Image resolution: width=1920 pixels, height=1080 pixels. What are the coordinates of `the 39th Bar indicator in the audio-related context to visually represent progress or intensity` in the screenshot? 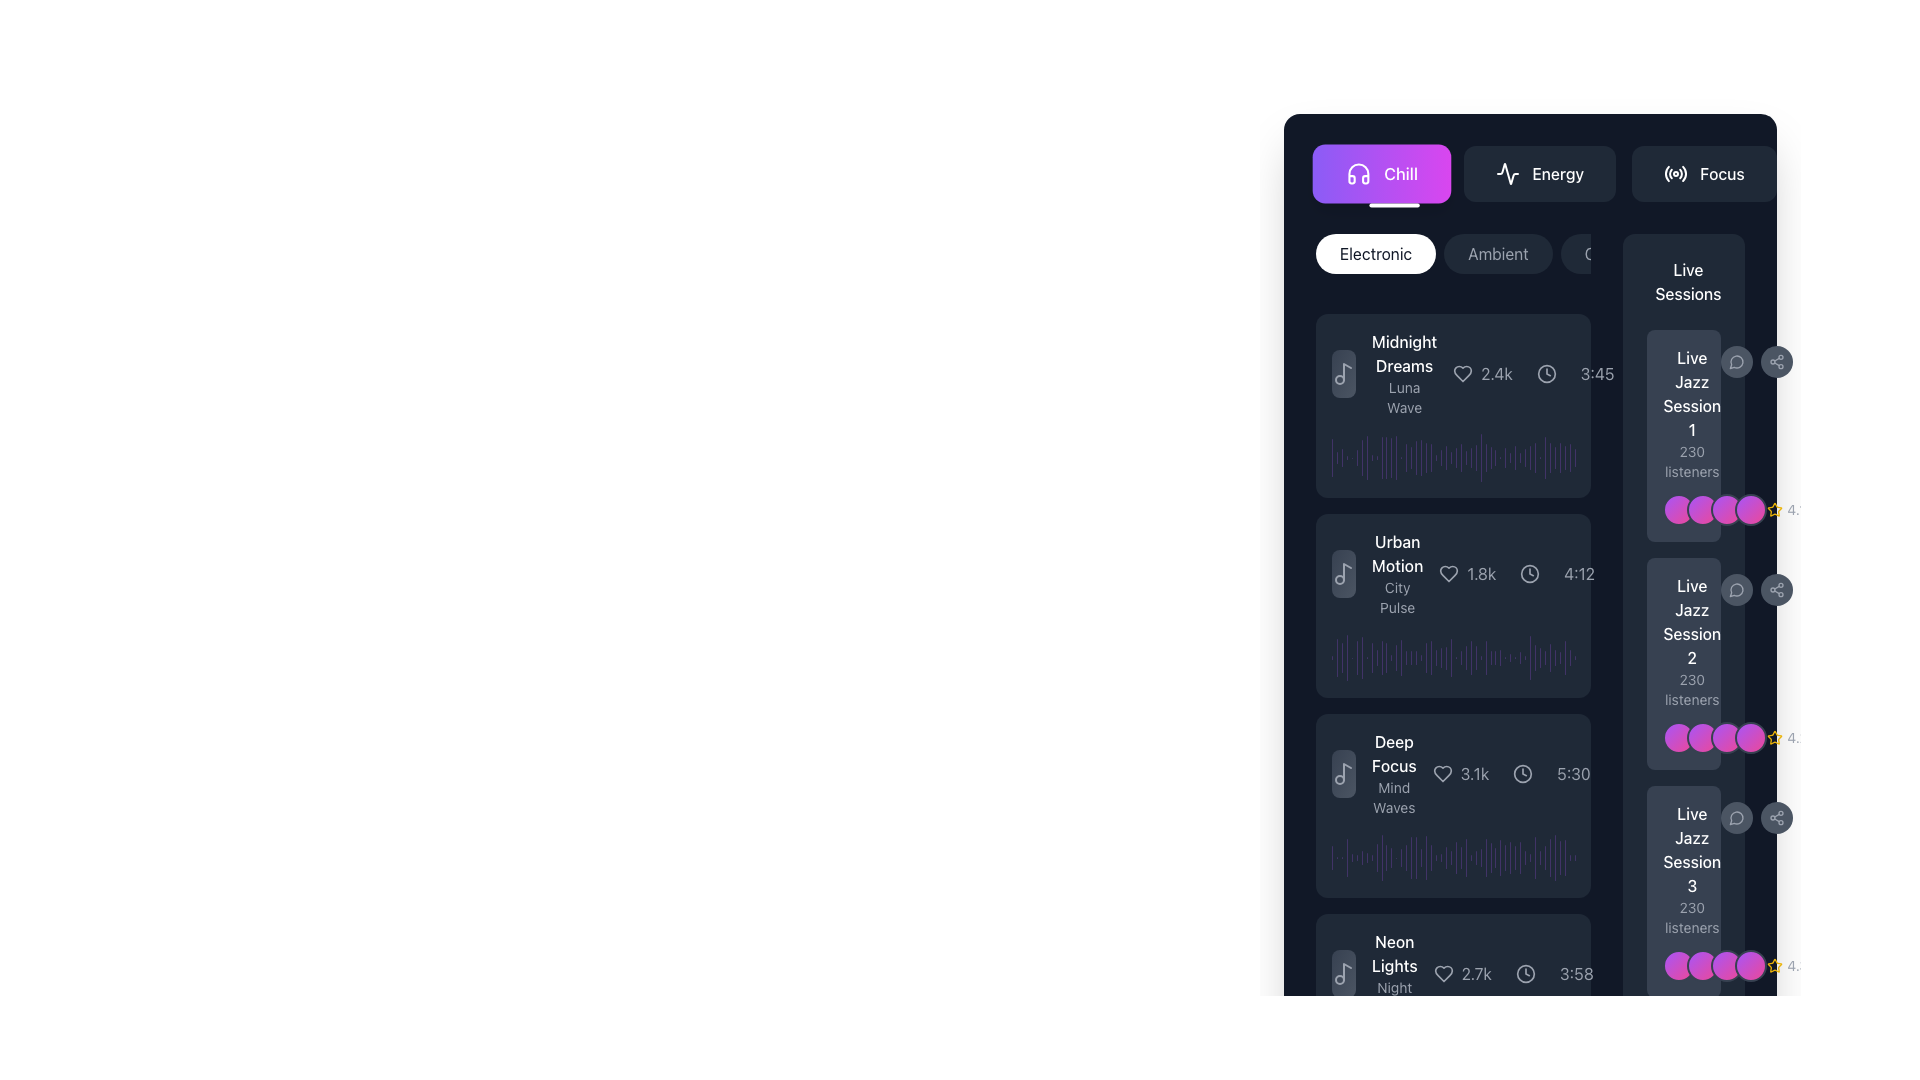 It's located at (1539, 856).